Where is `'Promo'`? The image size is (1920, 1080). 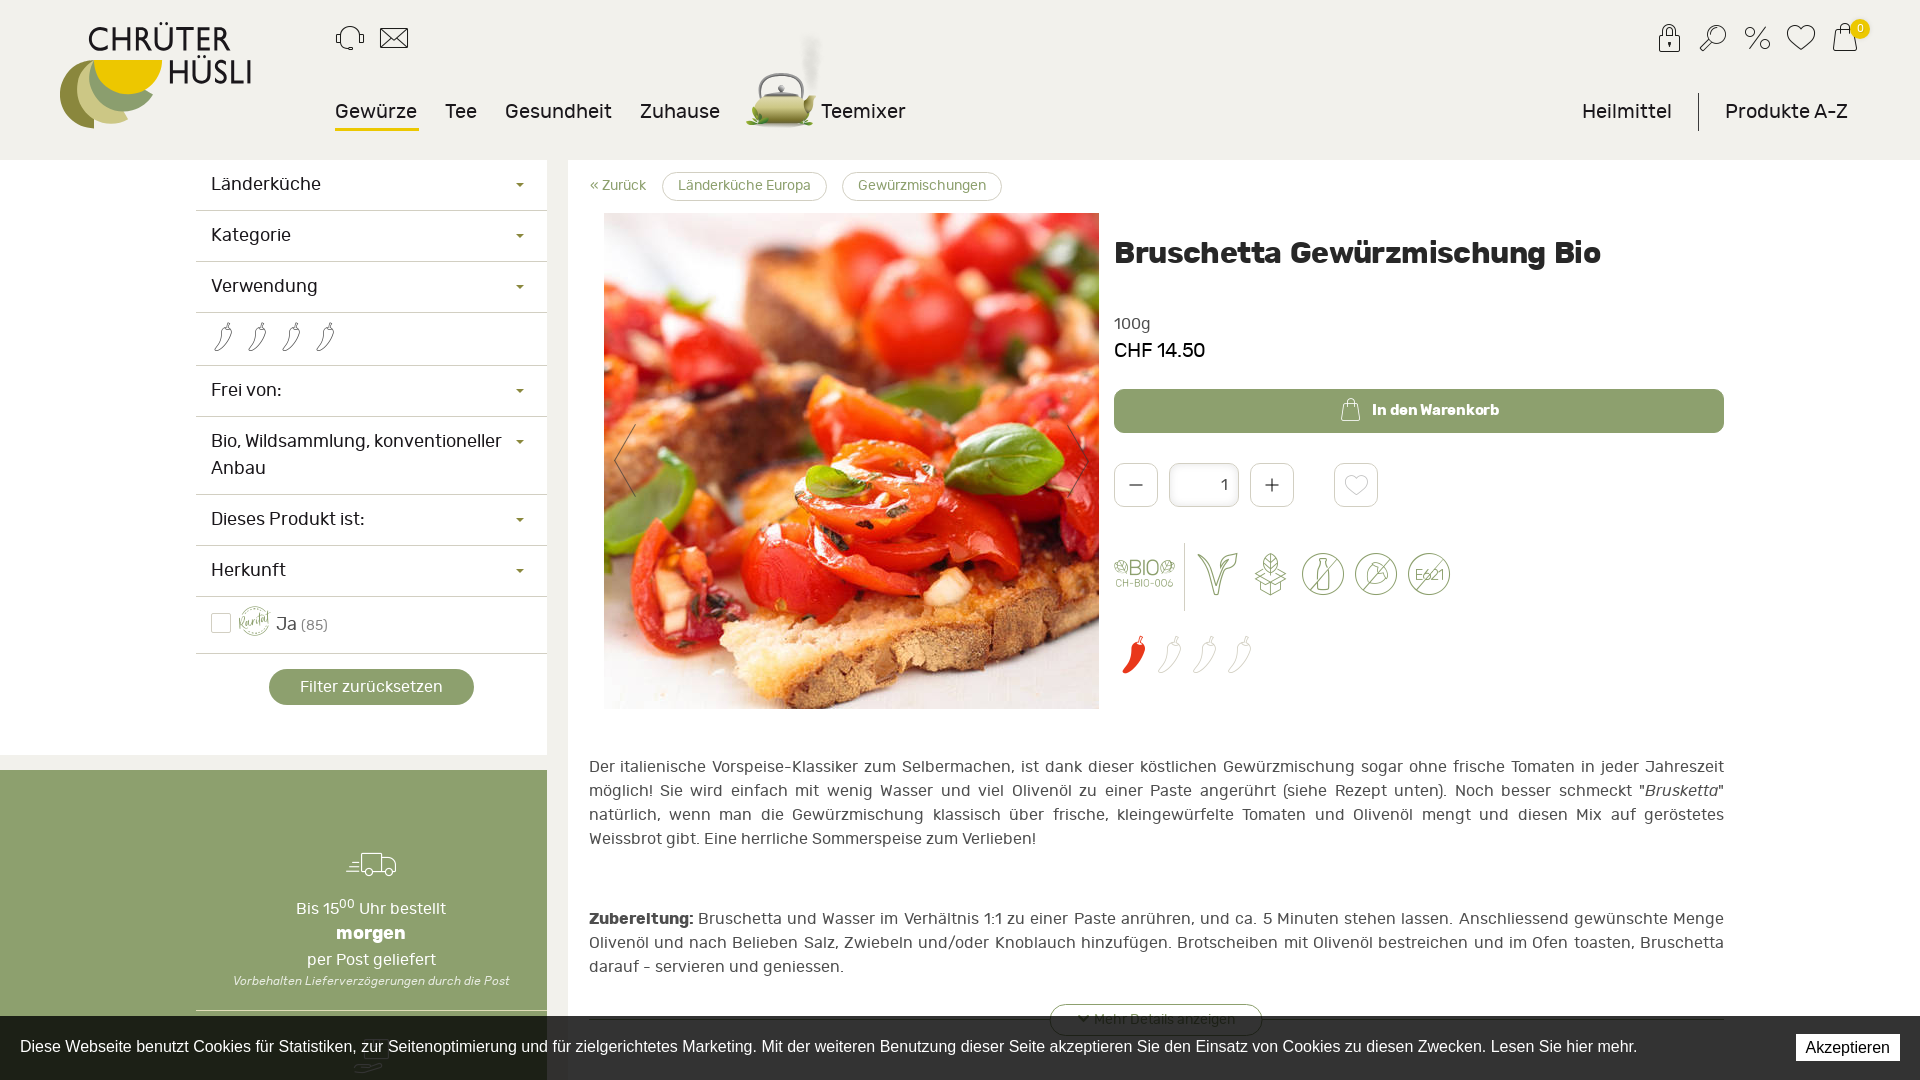
'Promo' is located at coordinates (1741, 42).